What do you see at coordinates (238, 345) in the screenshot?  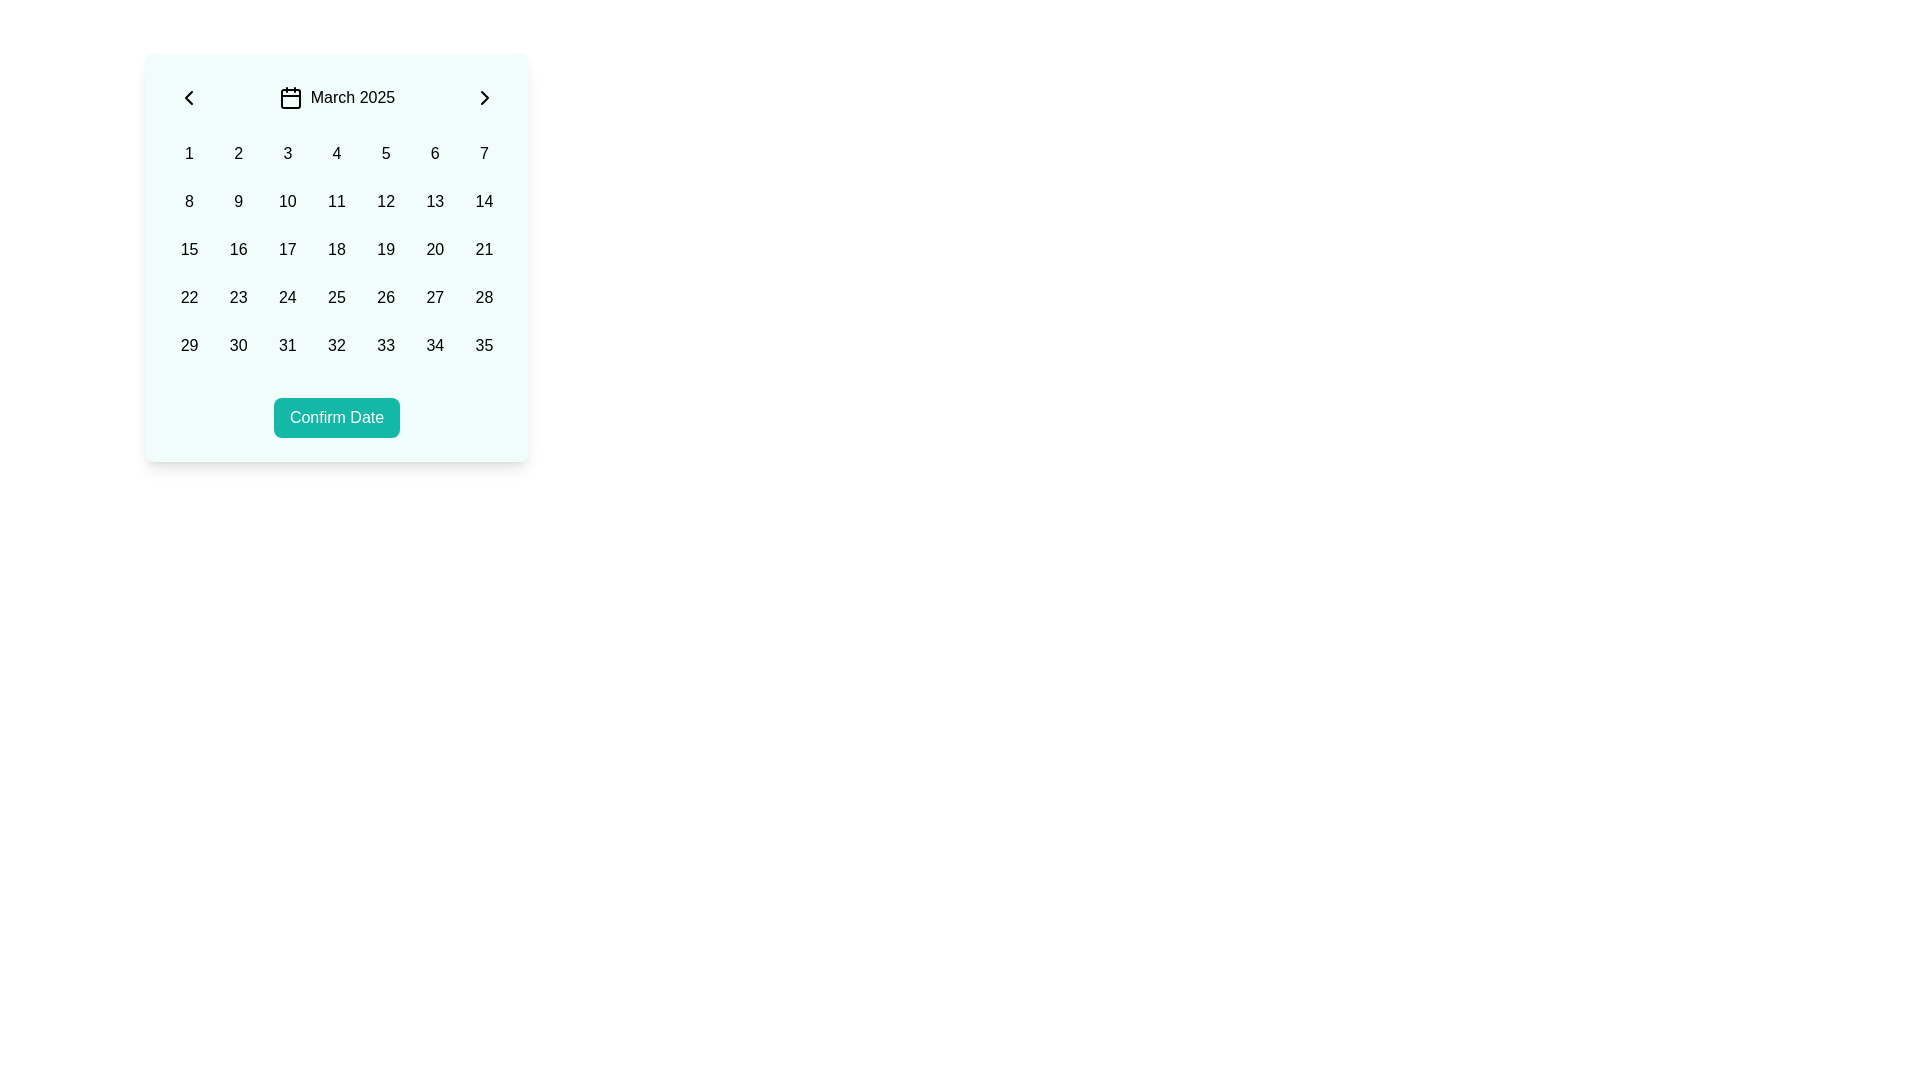 I see `the selectable calendar date button representing the number '30'` at bounding box center [238, 345].